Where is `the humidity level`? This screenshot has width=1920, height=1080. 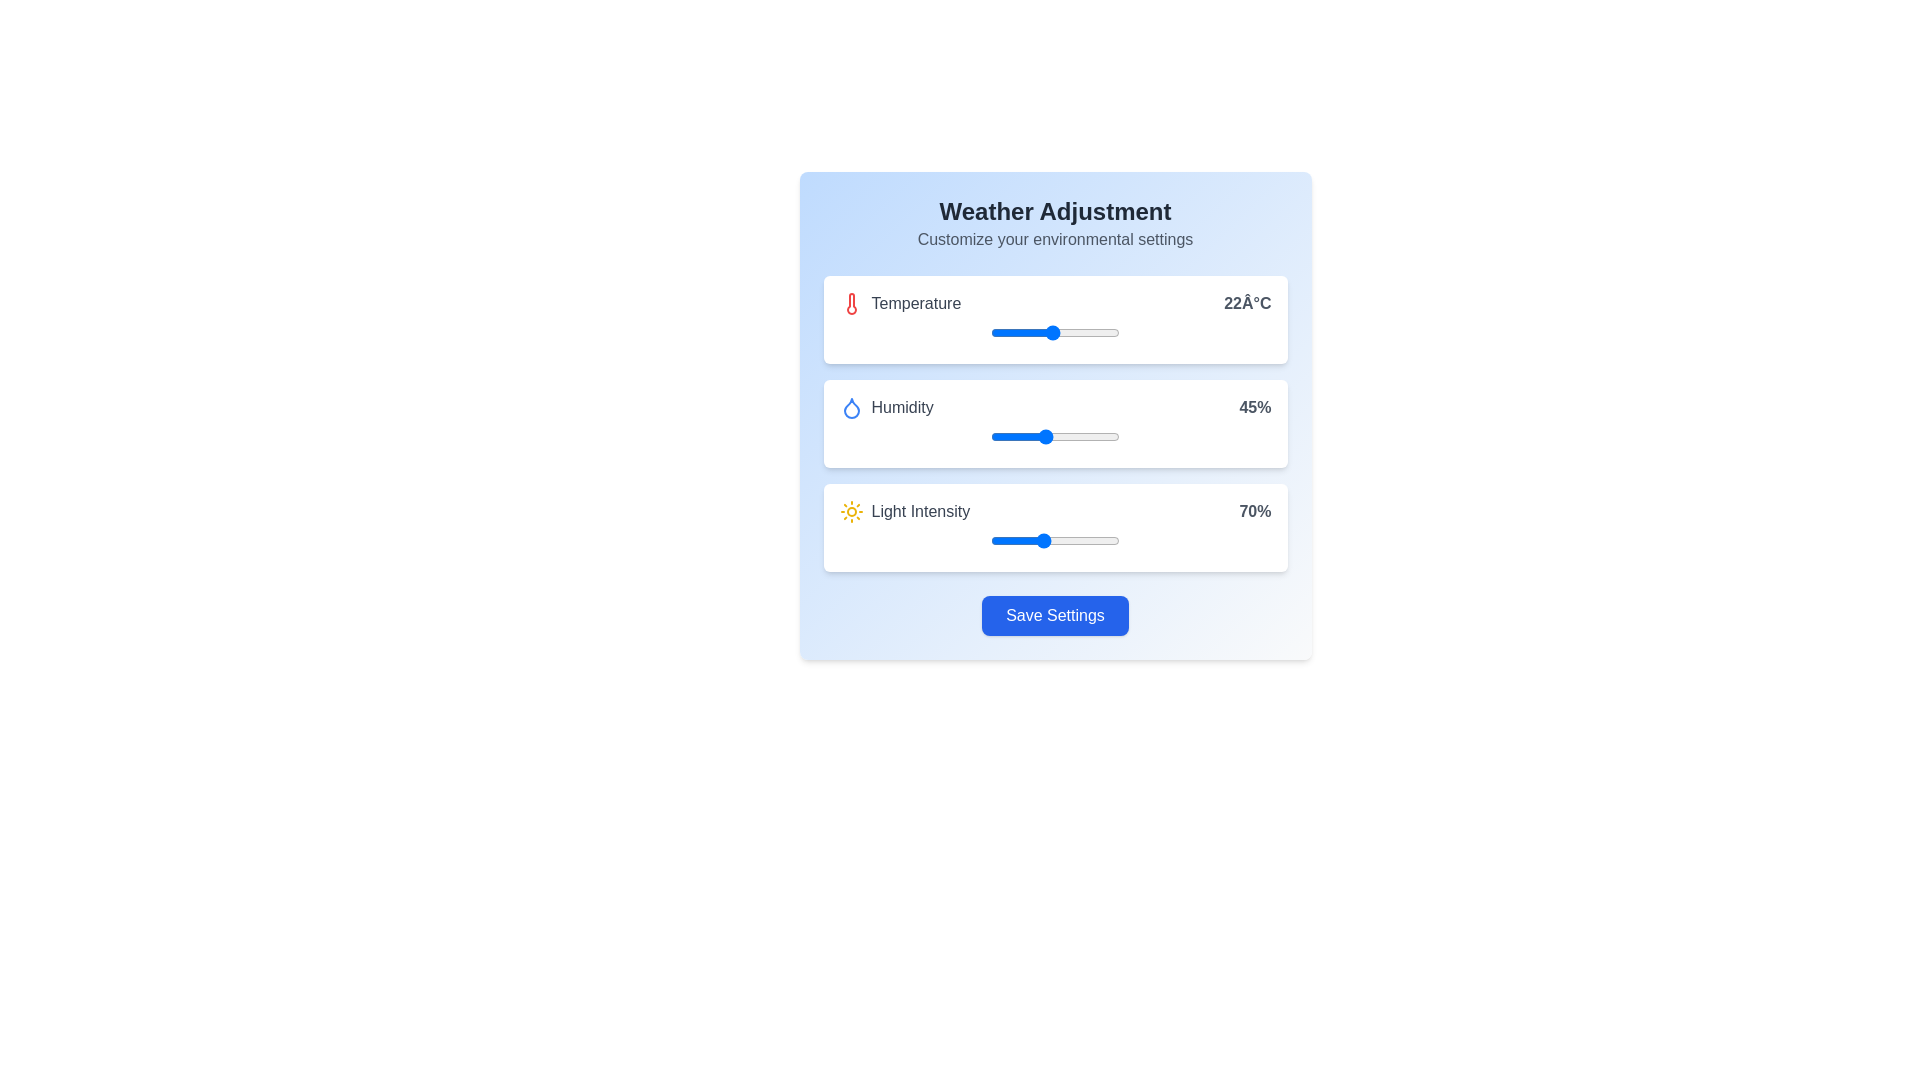 the humidity level is located at coordinates (1043, 435).